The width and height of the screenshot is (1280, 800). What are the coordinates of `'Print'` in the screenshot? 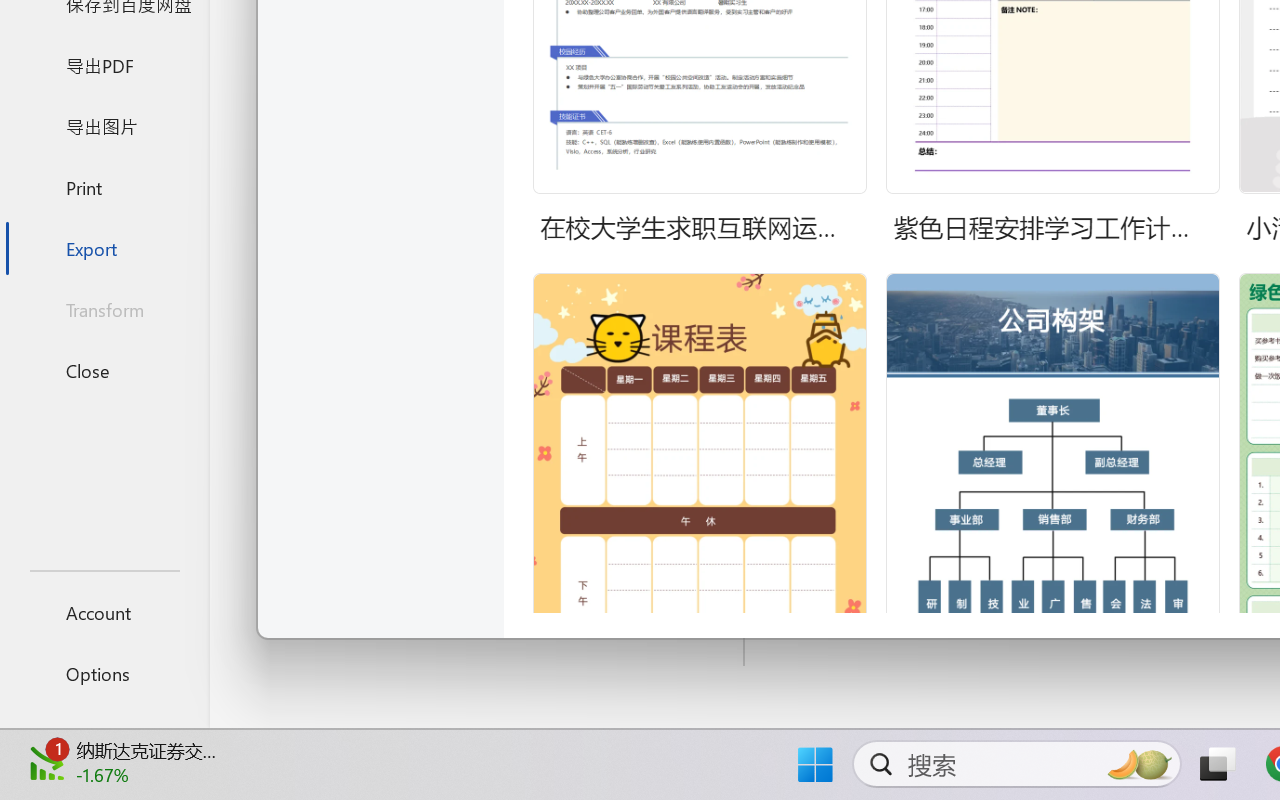 It's located at (103, 186).